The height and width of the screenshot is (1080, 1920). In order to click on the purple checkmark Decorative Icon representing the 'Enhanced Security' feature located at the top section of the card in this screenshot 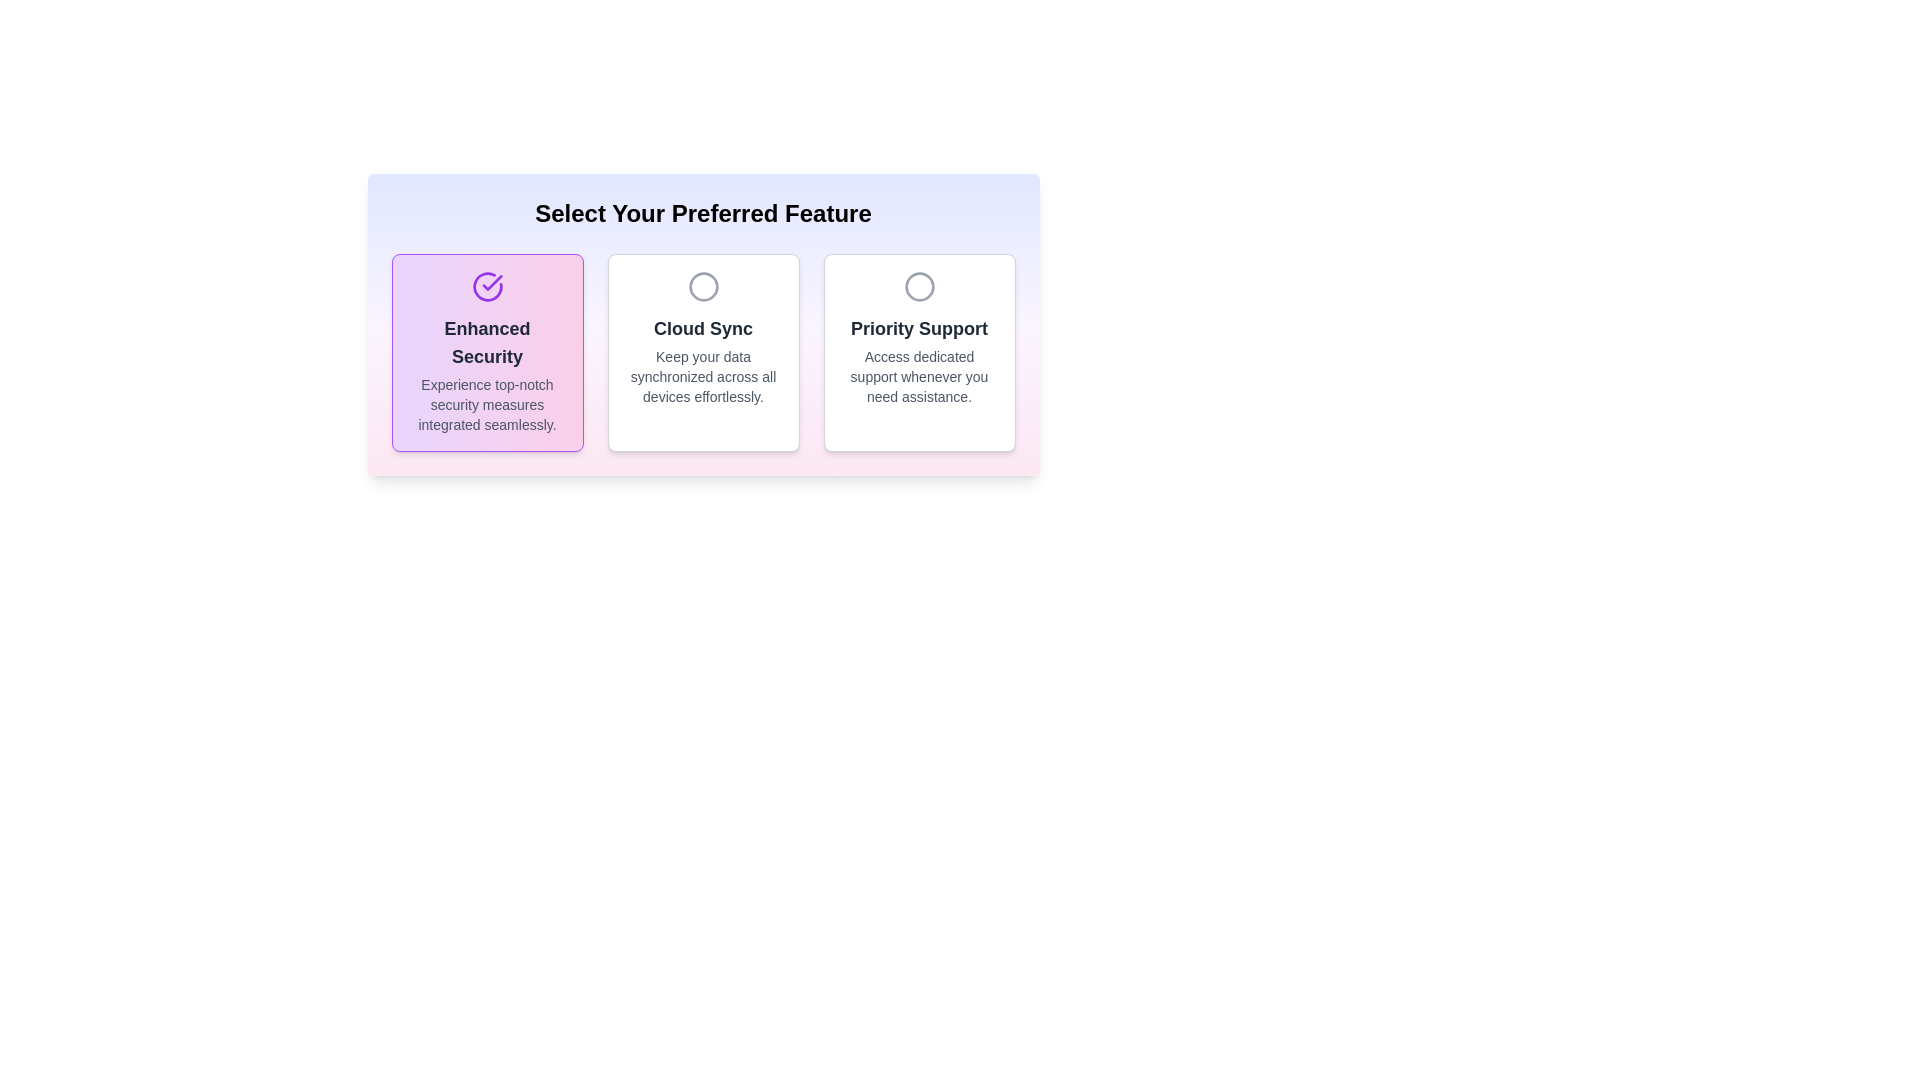, I will do `click(492, 282)`.